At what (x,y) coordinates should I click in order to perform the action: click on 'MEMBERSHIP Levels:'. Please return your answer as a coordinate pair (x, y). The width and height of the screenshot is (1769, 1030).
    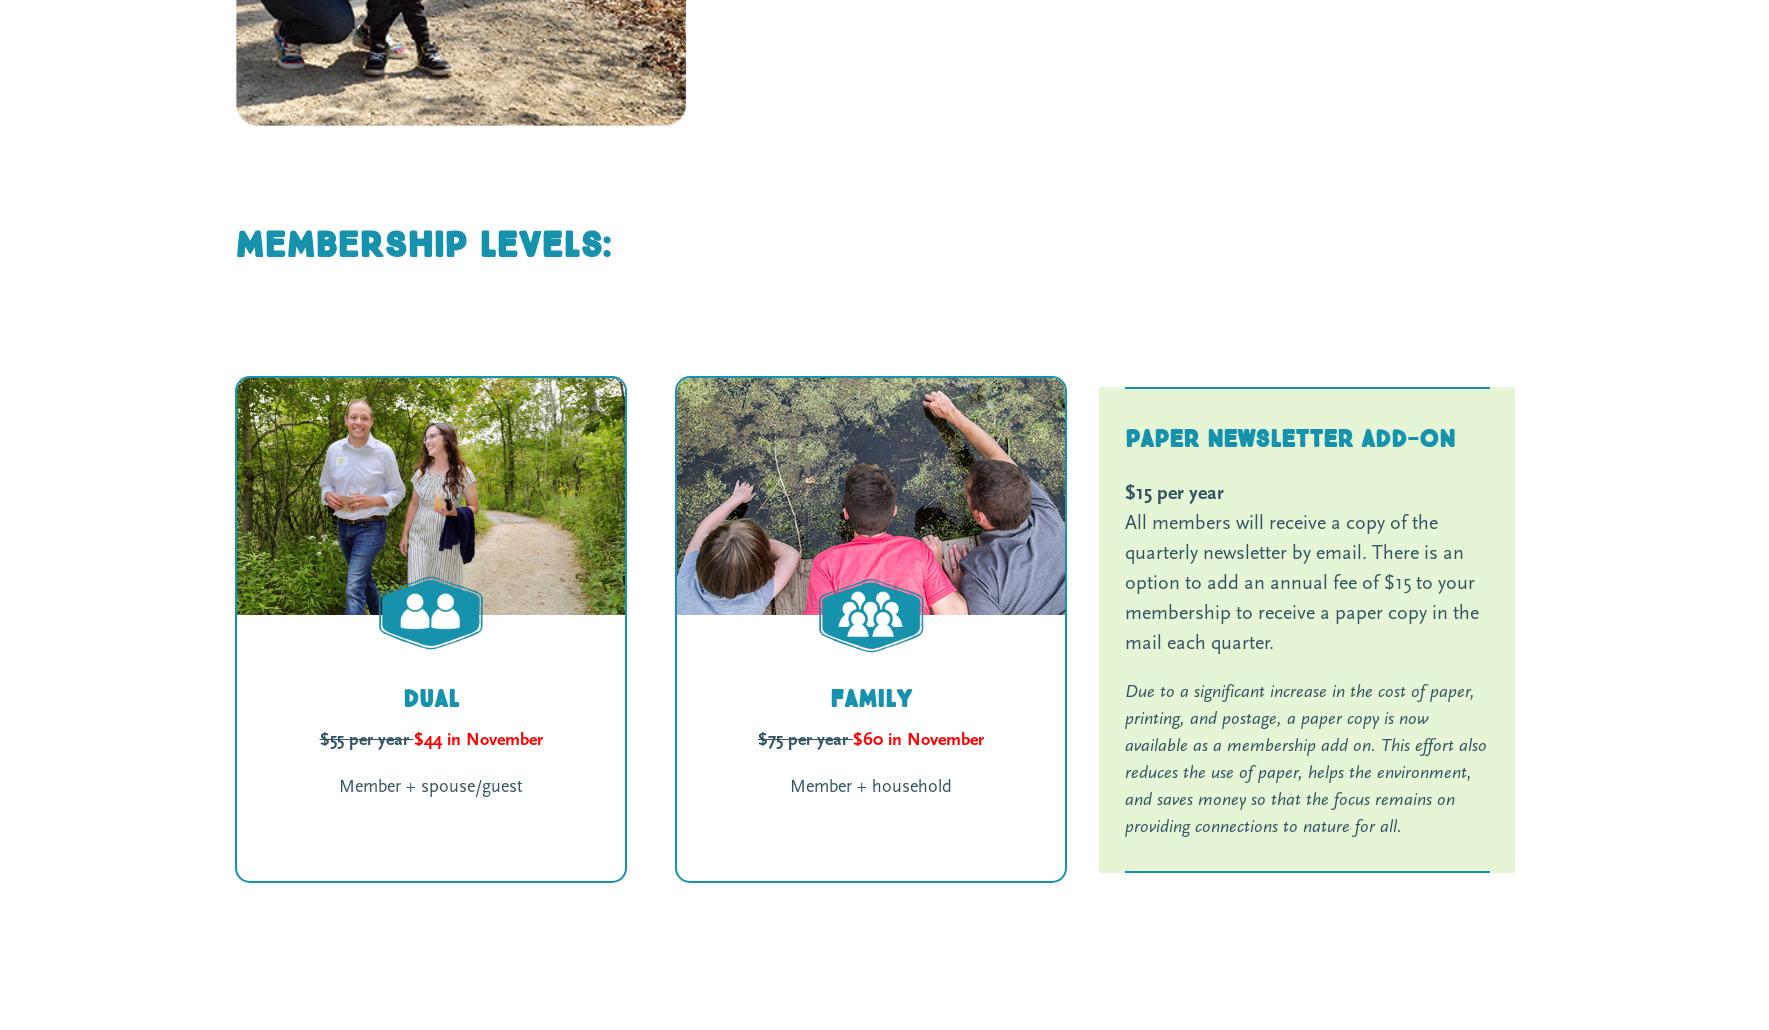
    Looking at the image, I should click on (234, 244).